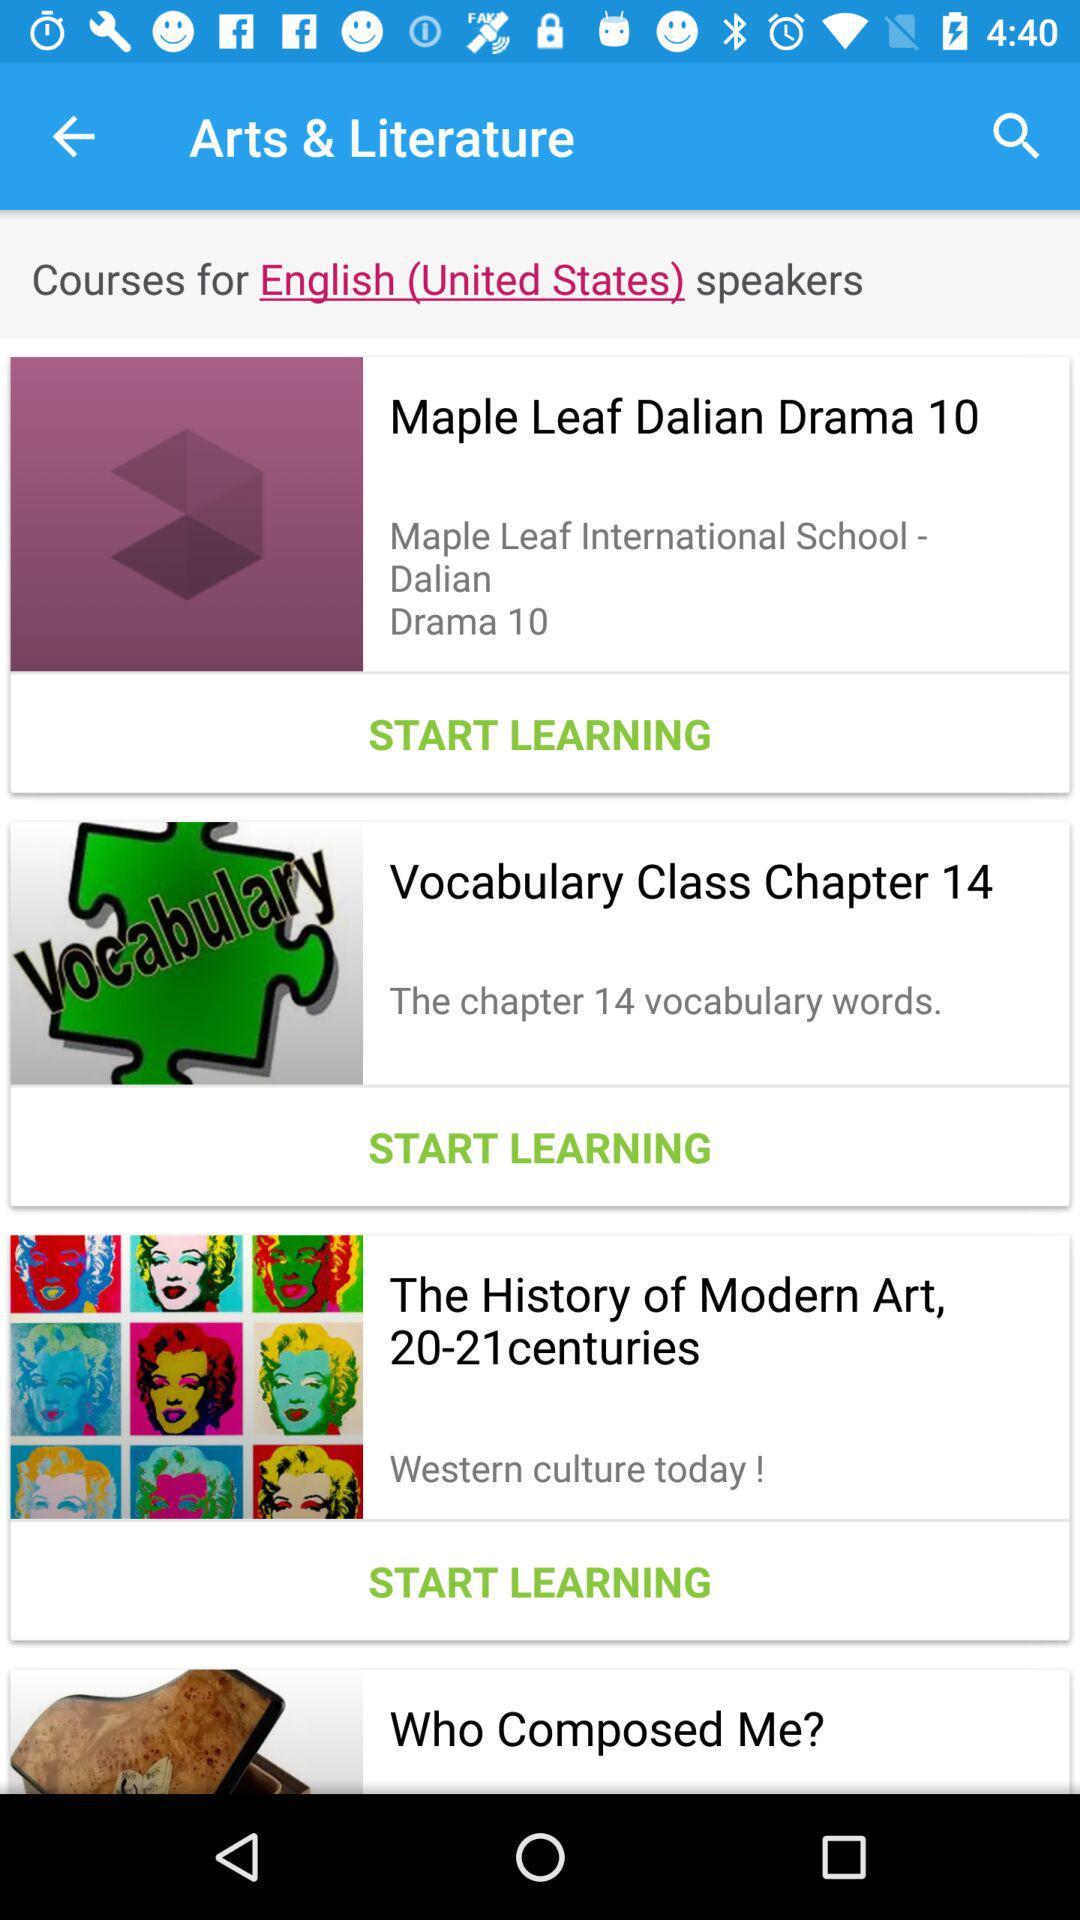 This screenshot has width=1080, height=1920. Describe the element at coordinates (540, 277) in the screenshot. I see `the courses for english item` at that location.